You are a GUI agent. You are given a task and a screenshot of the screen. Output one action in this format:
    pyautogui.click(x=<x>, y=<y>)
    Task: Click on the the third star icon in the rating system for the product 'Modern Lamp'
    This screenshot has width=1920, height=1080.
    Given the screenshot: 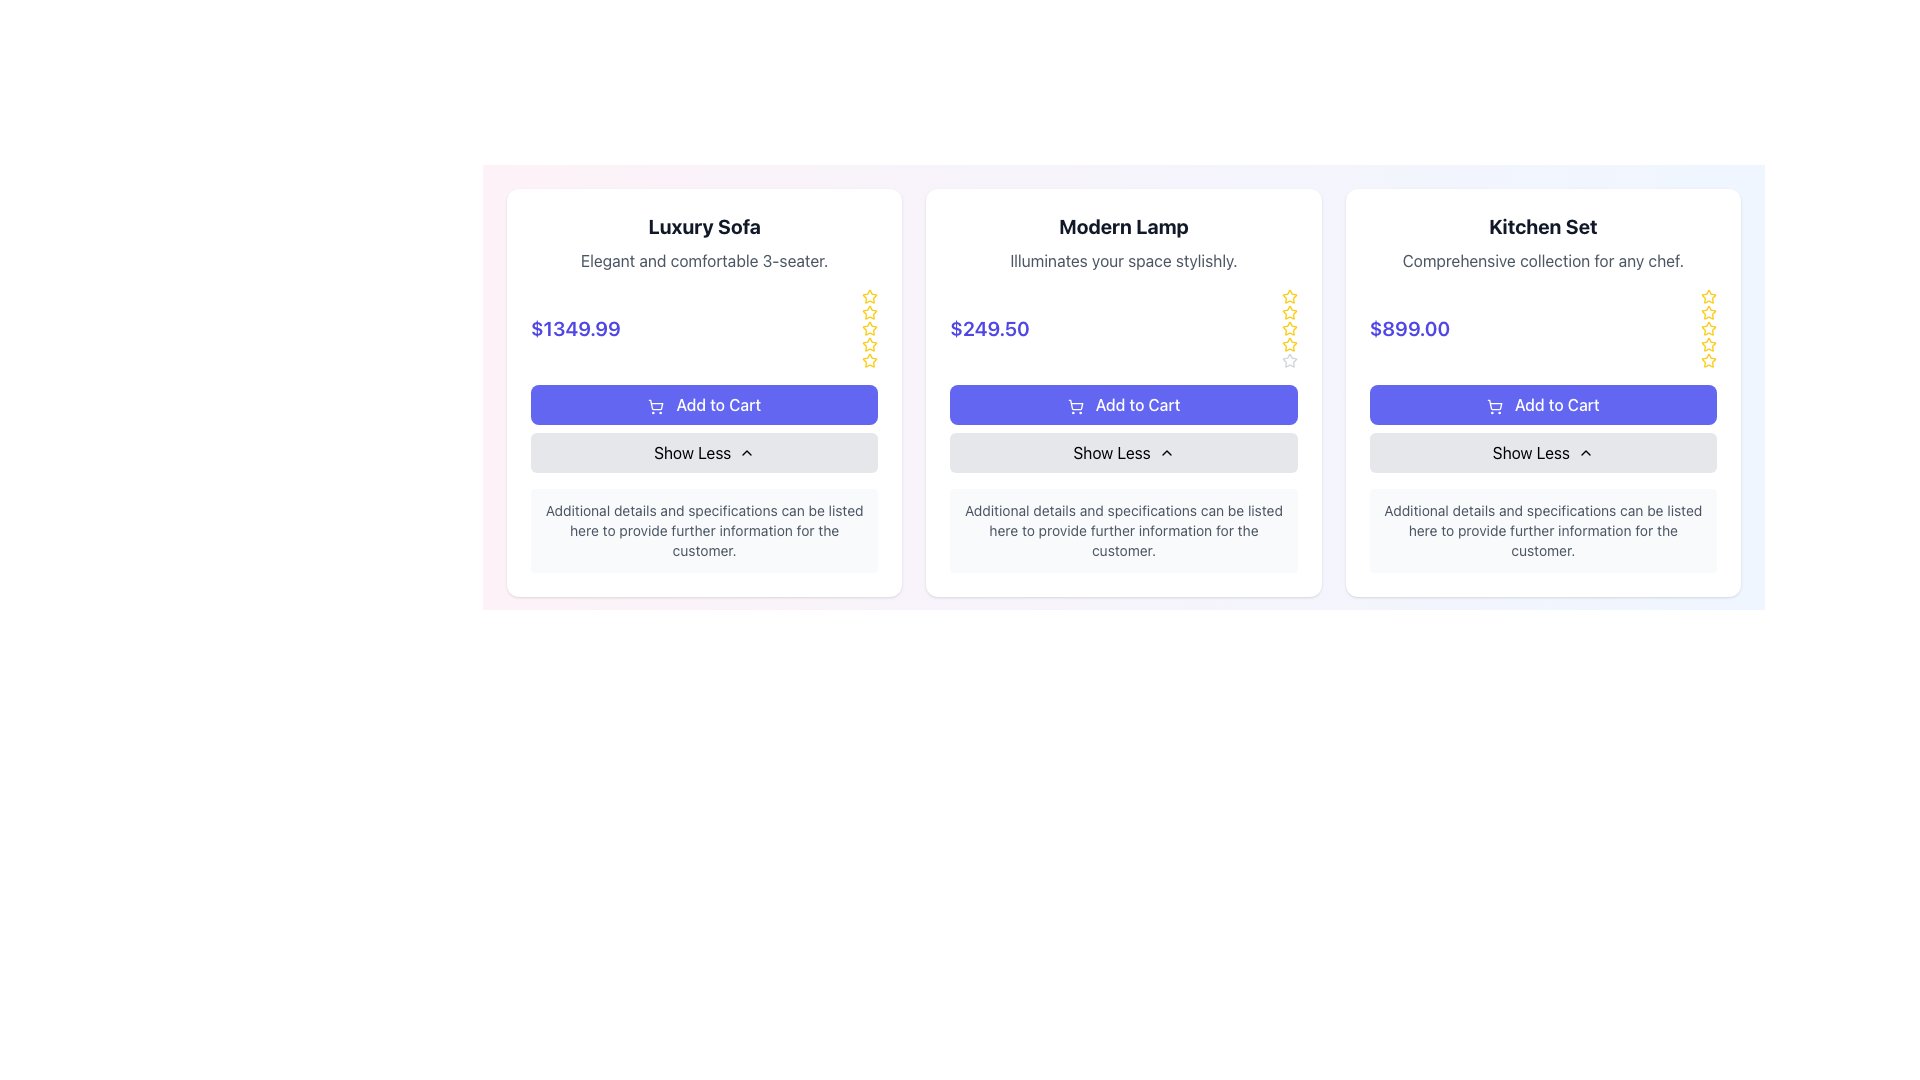 What is the action you would take?
    pyautogui.click(x=1289, y=312)
    